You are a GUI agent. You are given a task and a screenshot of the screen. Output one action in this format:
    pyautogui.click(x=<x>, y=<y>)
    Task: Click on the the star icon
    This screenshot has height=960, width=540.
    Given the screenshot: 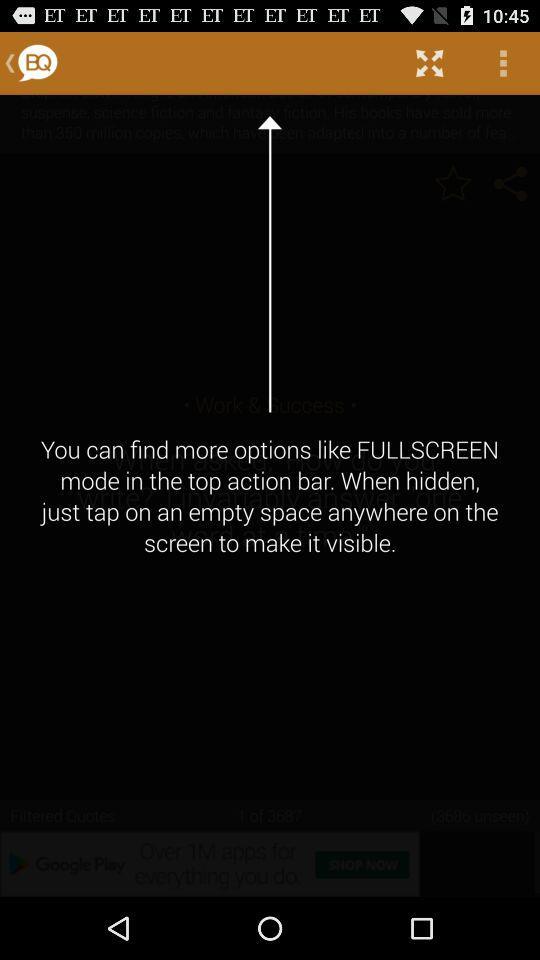 What is the action you would take?
    pyautogui.click(x=453, y=195)
    